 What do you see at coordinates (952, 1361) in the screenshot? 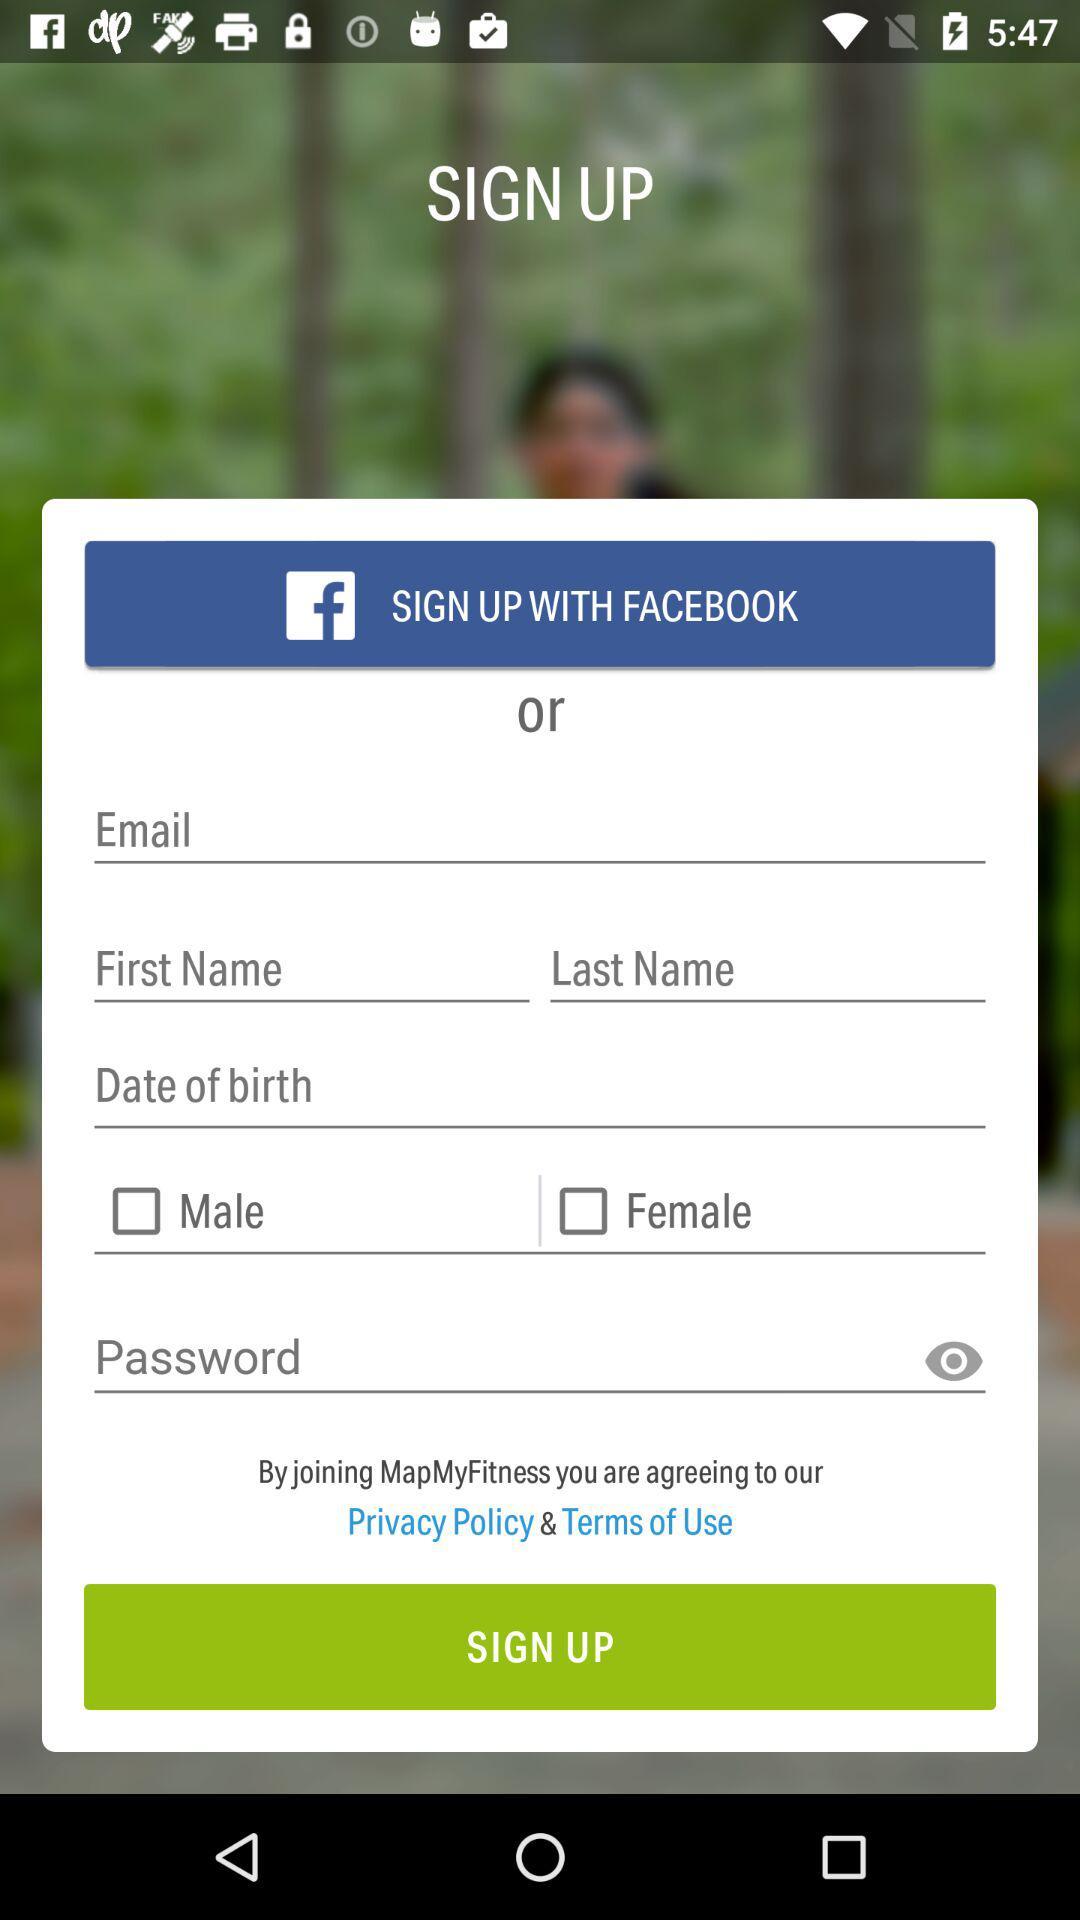
I see `the visibility icon` at bounding box center [952, 1361].